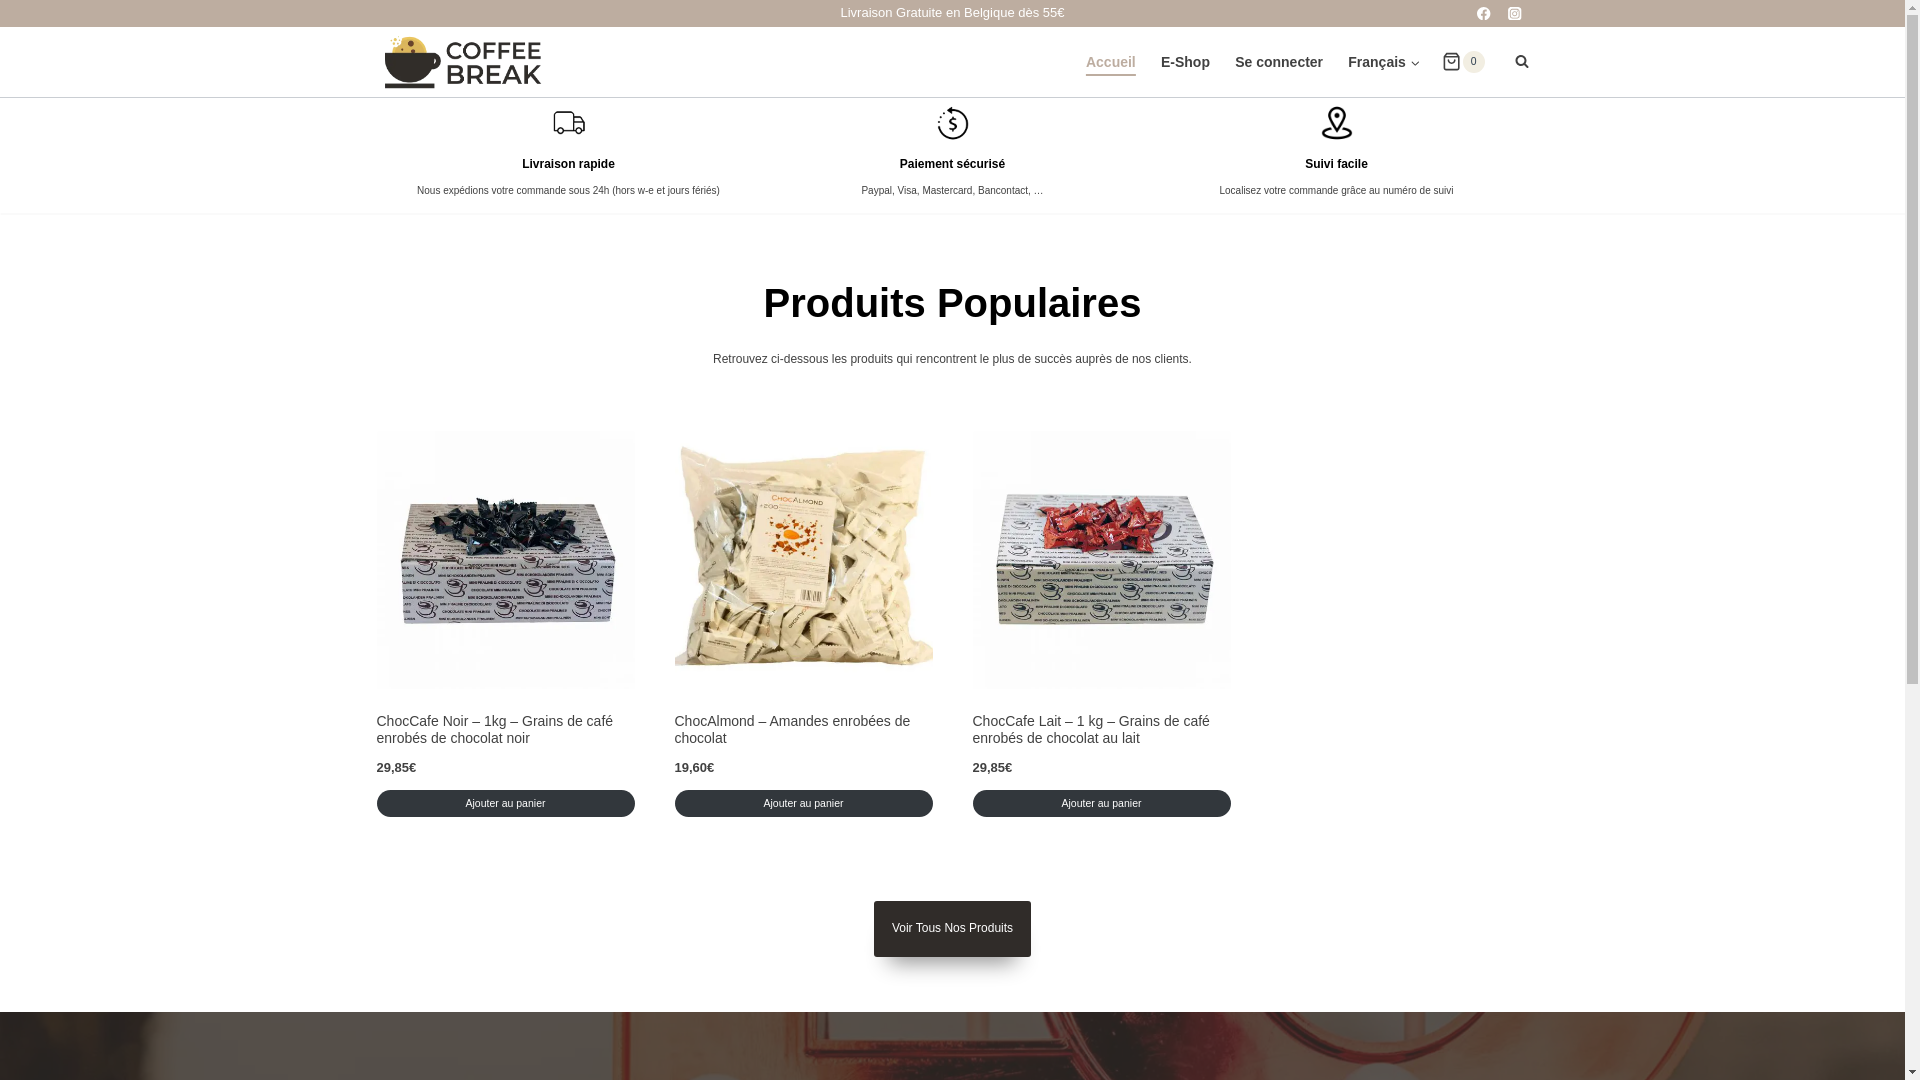  What do you see at coordinates (1099, 802) in the screenshot?
I see `'Ajouter au panier'` at bounding box center [1099, 802].